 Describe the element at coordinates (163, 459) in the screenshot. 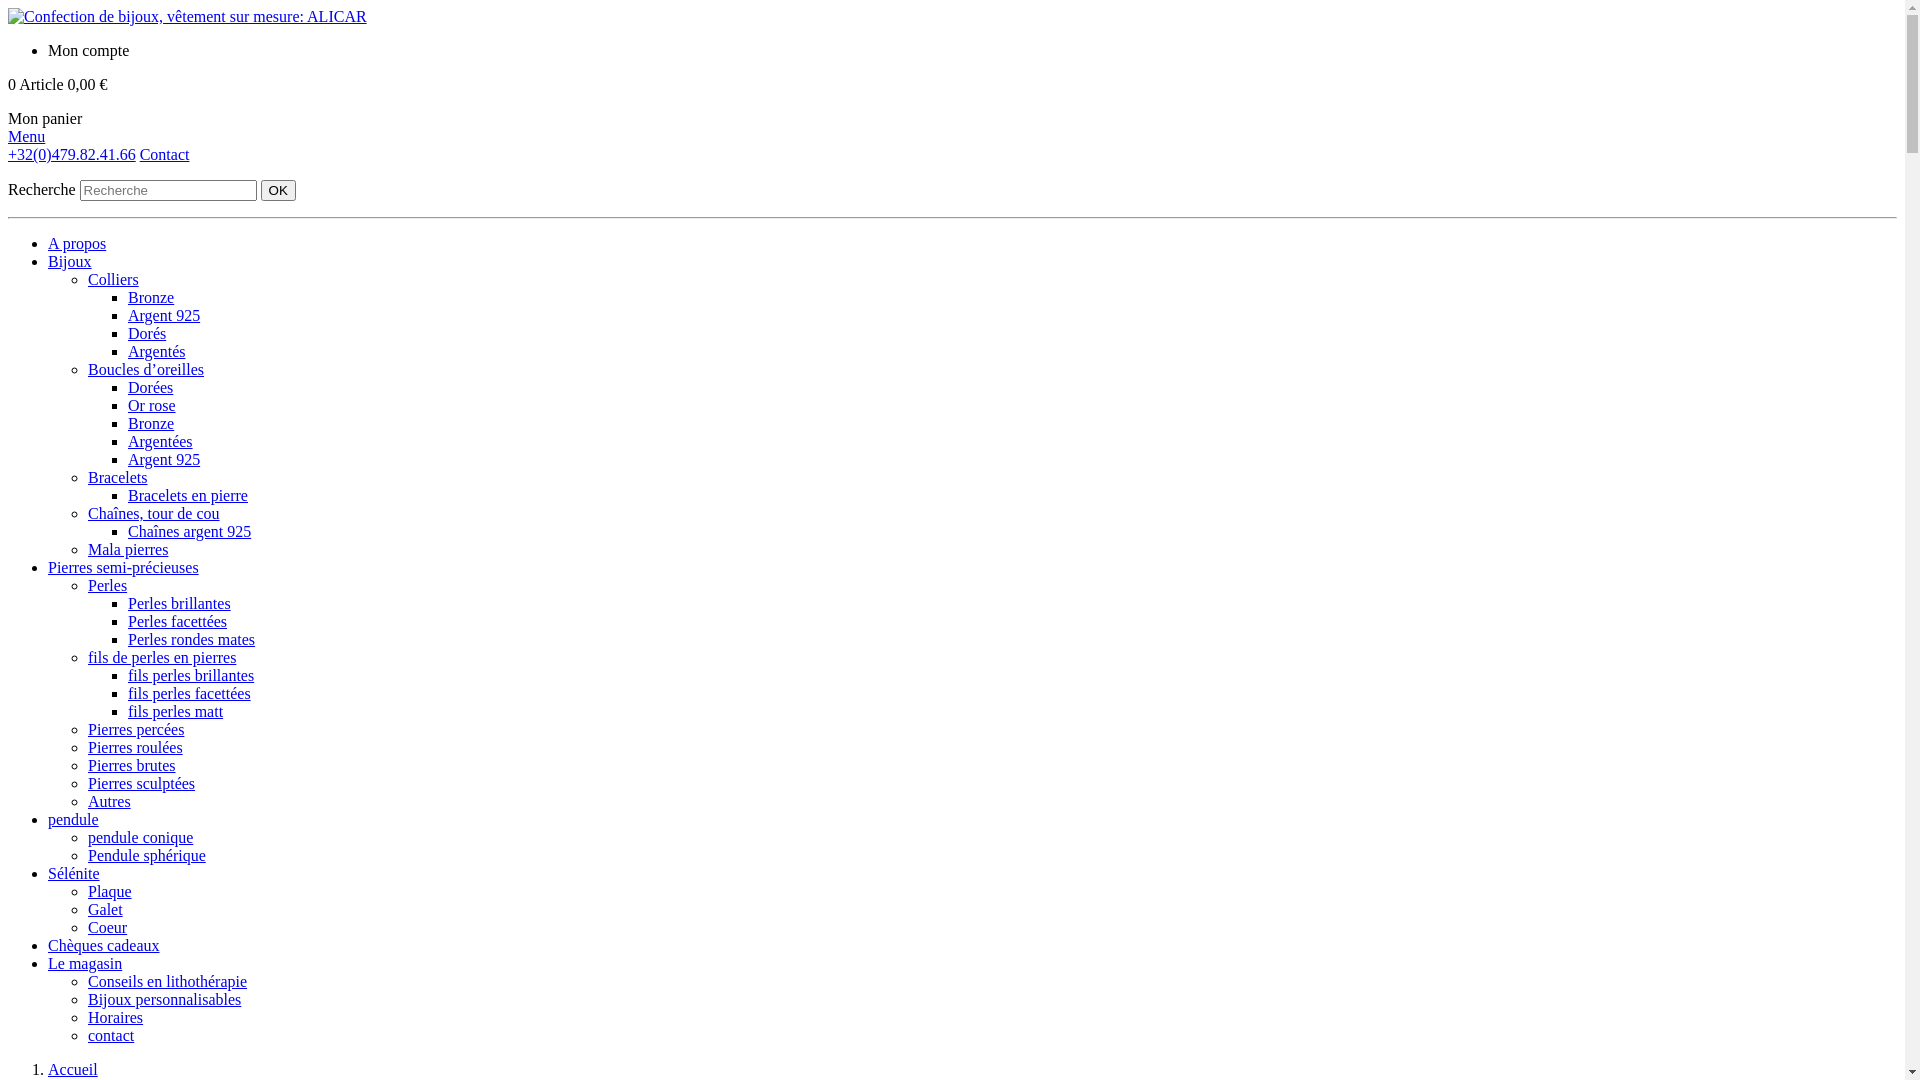

I see `'Argent 925'` at that location.